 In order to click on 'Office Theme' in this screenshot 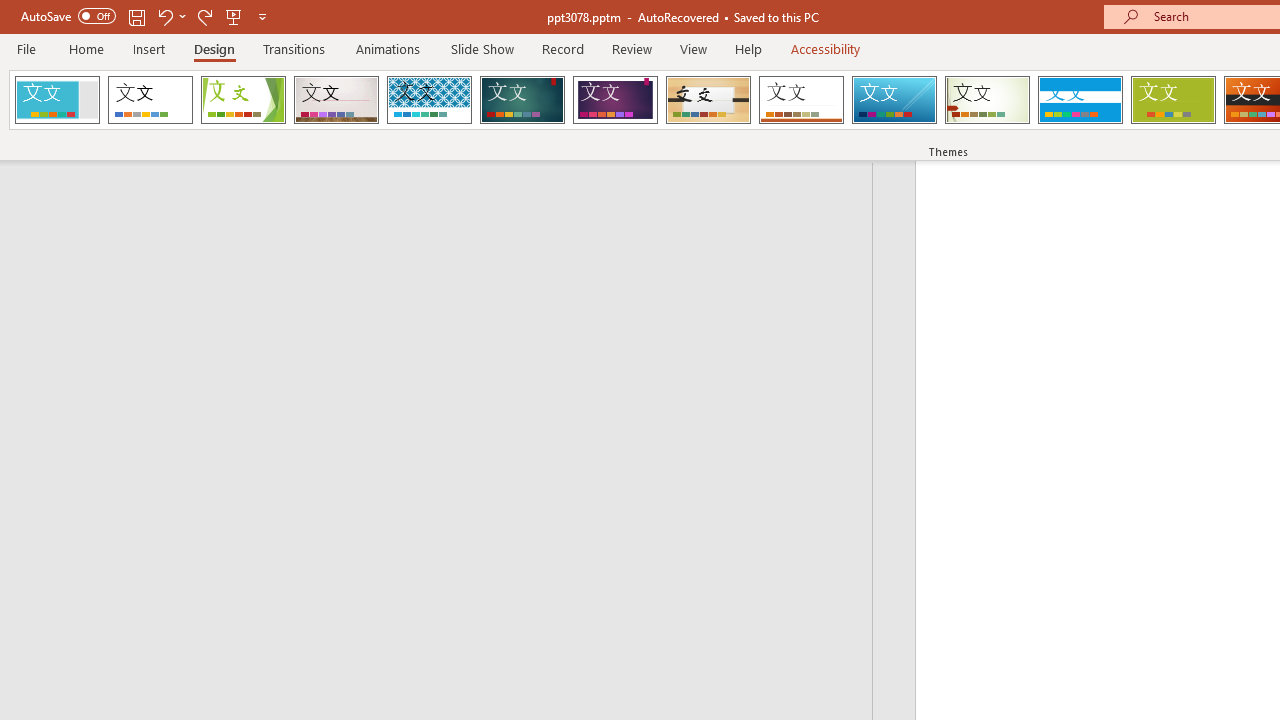, I will do `click(149, 100)`.